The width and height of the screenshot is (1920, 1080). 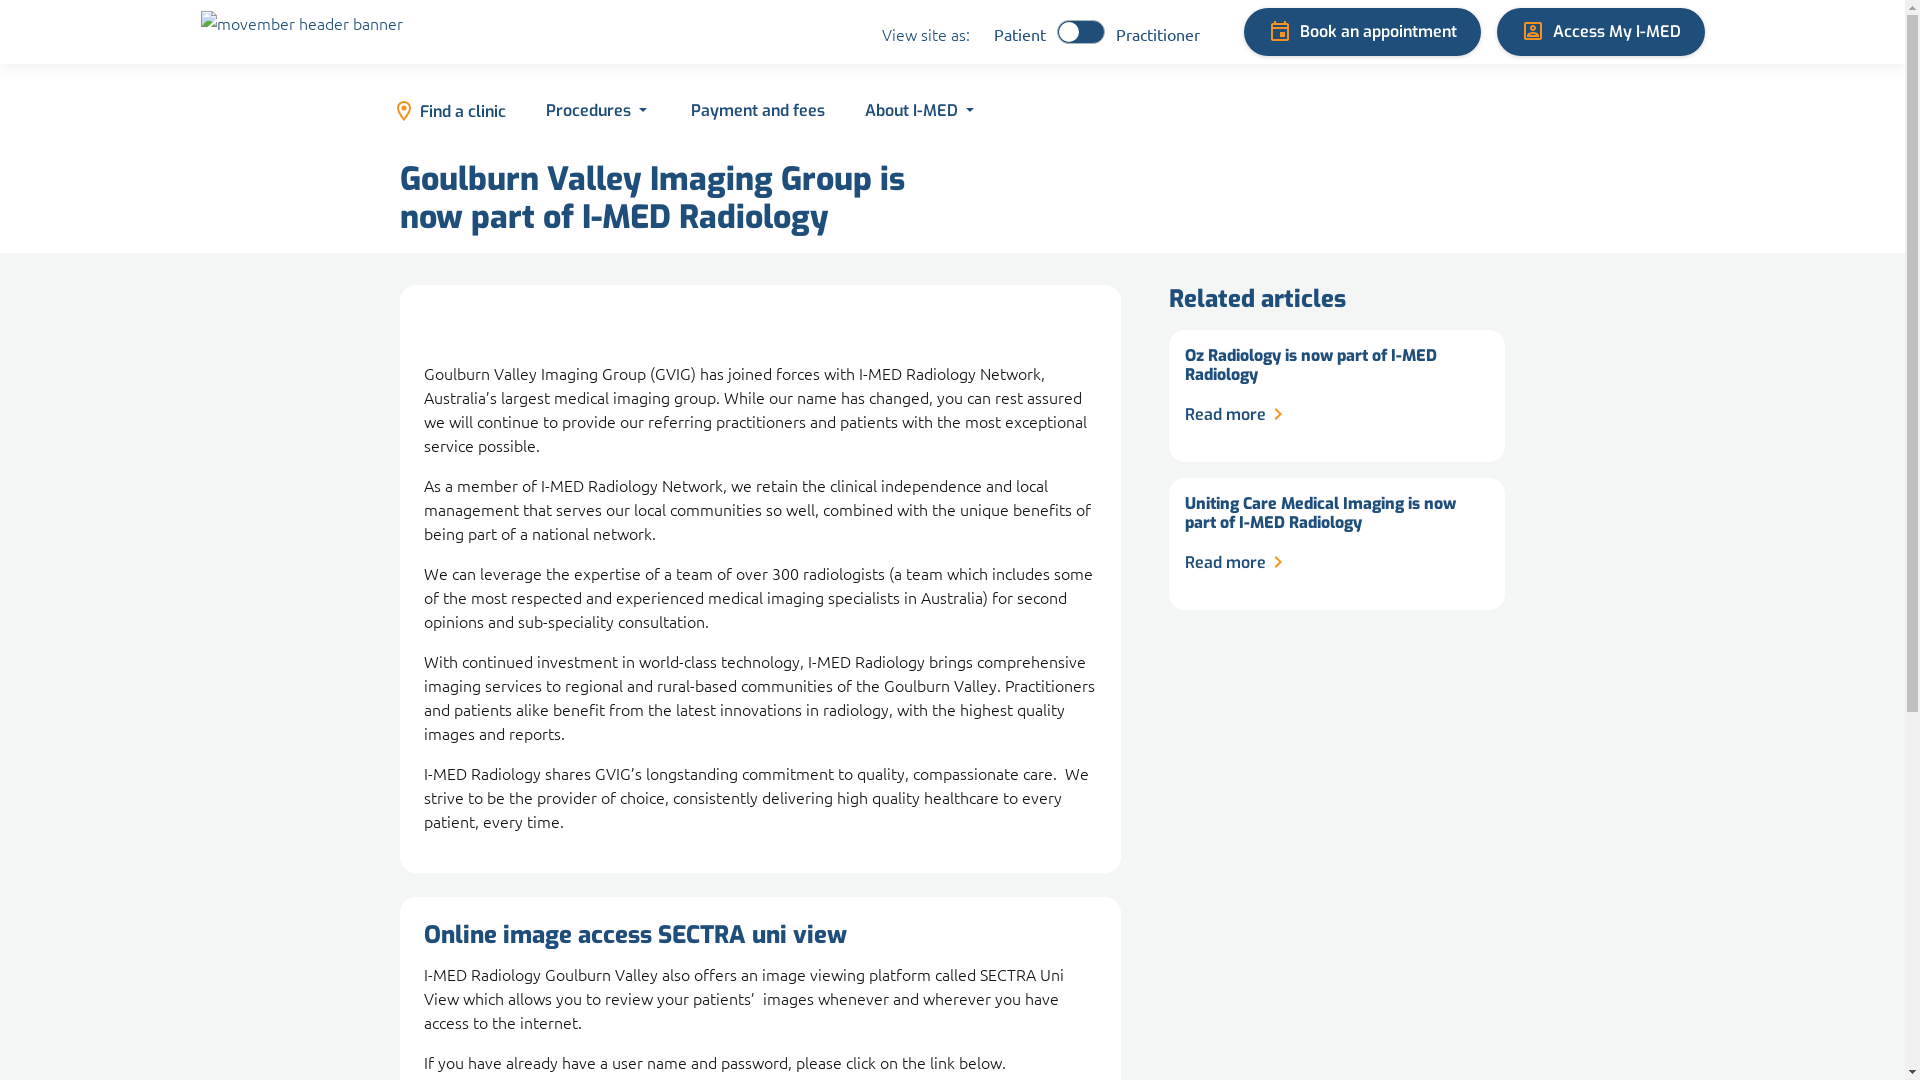 I want to click on 'Payment and fees', so click(x=670, y=111).